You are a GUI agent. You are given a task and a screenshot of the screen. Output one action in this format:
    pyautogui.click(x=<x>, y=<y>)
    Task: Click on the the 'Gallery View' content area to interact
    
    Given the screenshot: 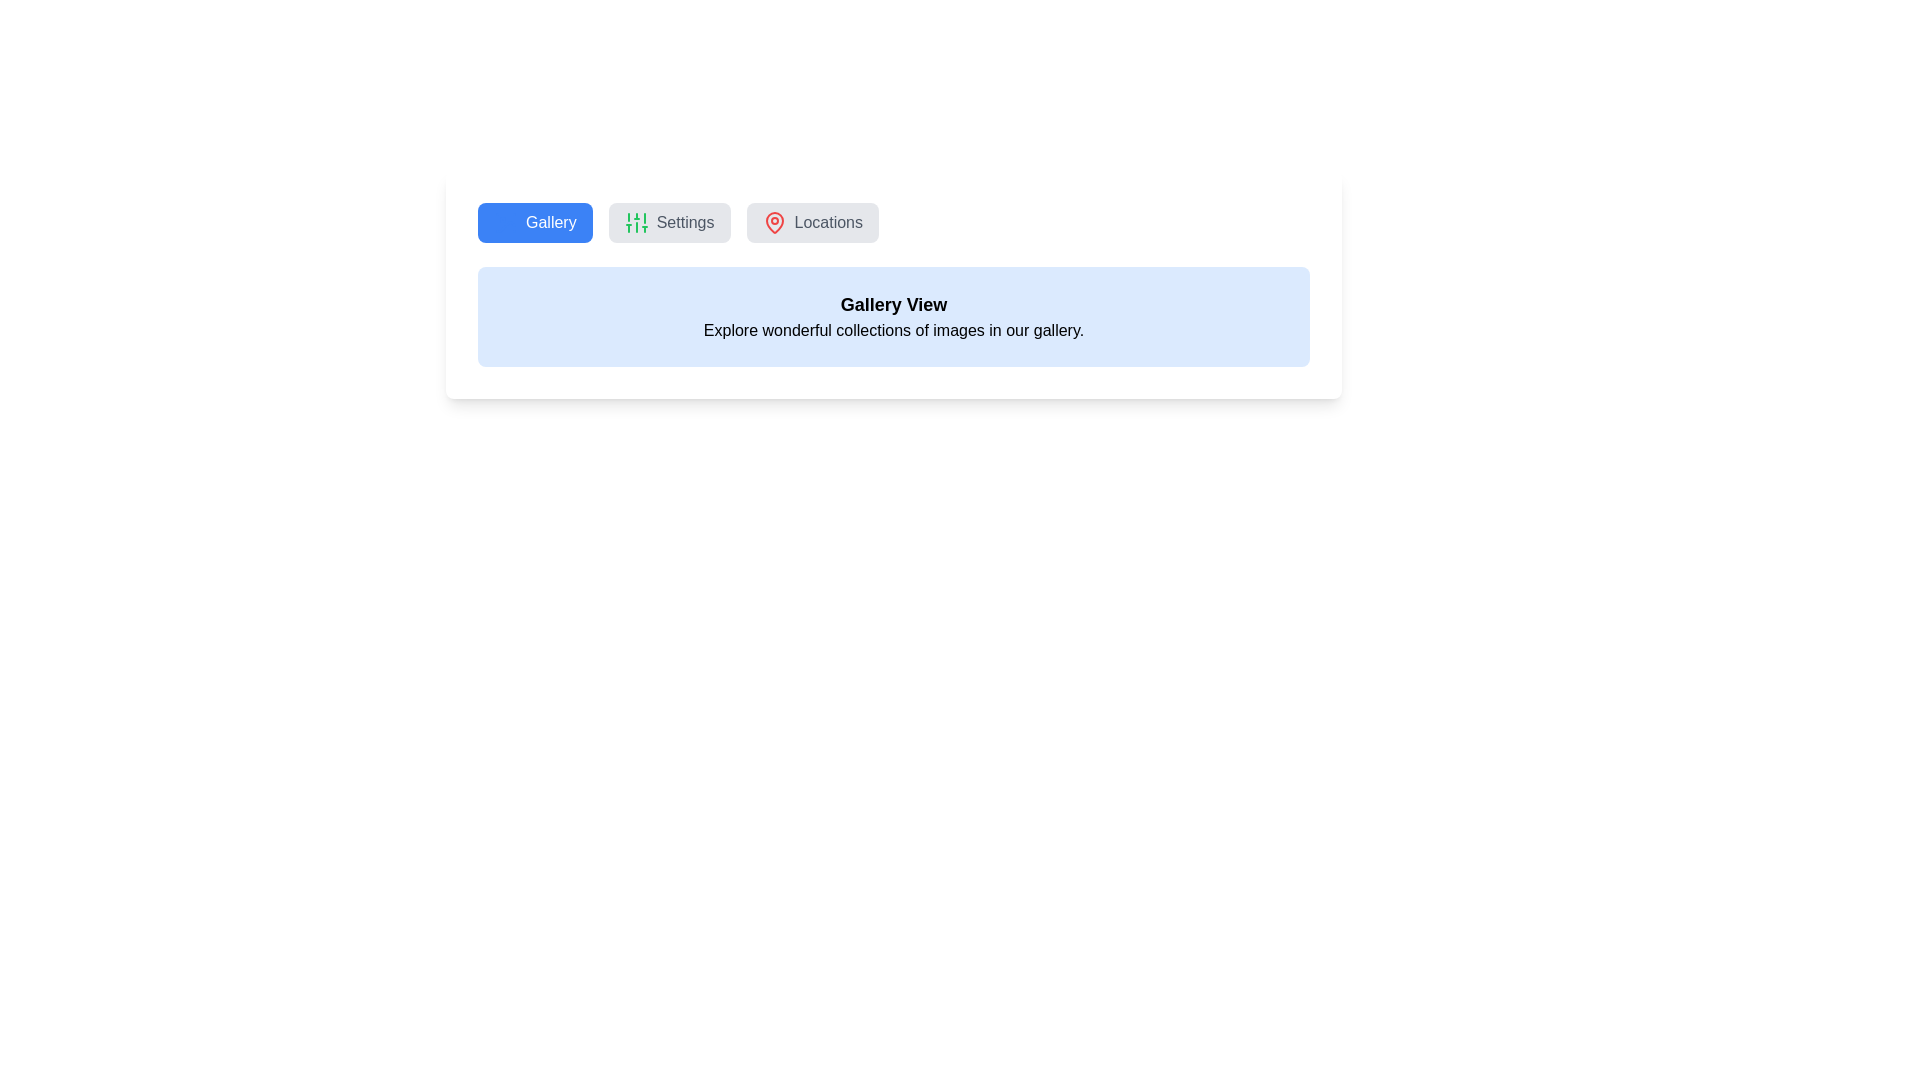 What is the action you would take?
    pyautogui.click(x=892, y=315)
    